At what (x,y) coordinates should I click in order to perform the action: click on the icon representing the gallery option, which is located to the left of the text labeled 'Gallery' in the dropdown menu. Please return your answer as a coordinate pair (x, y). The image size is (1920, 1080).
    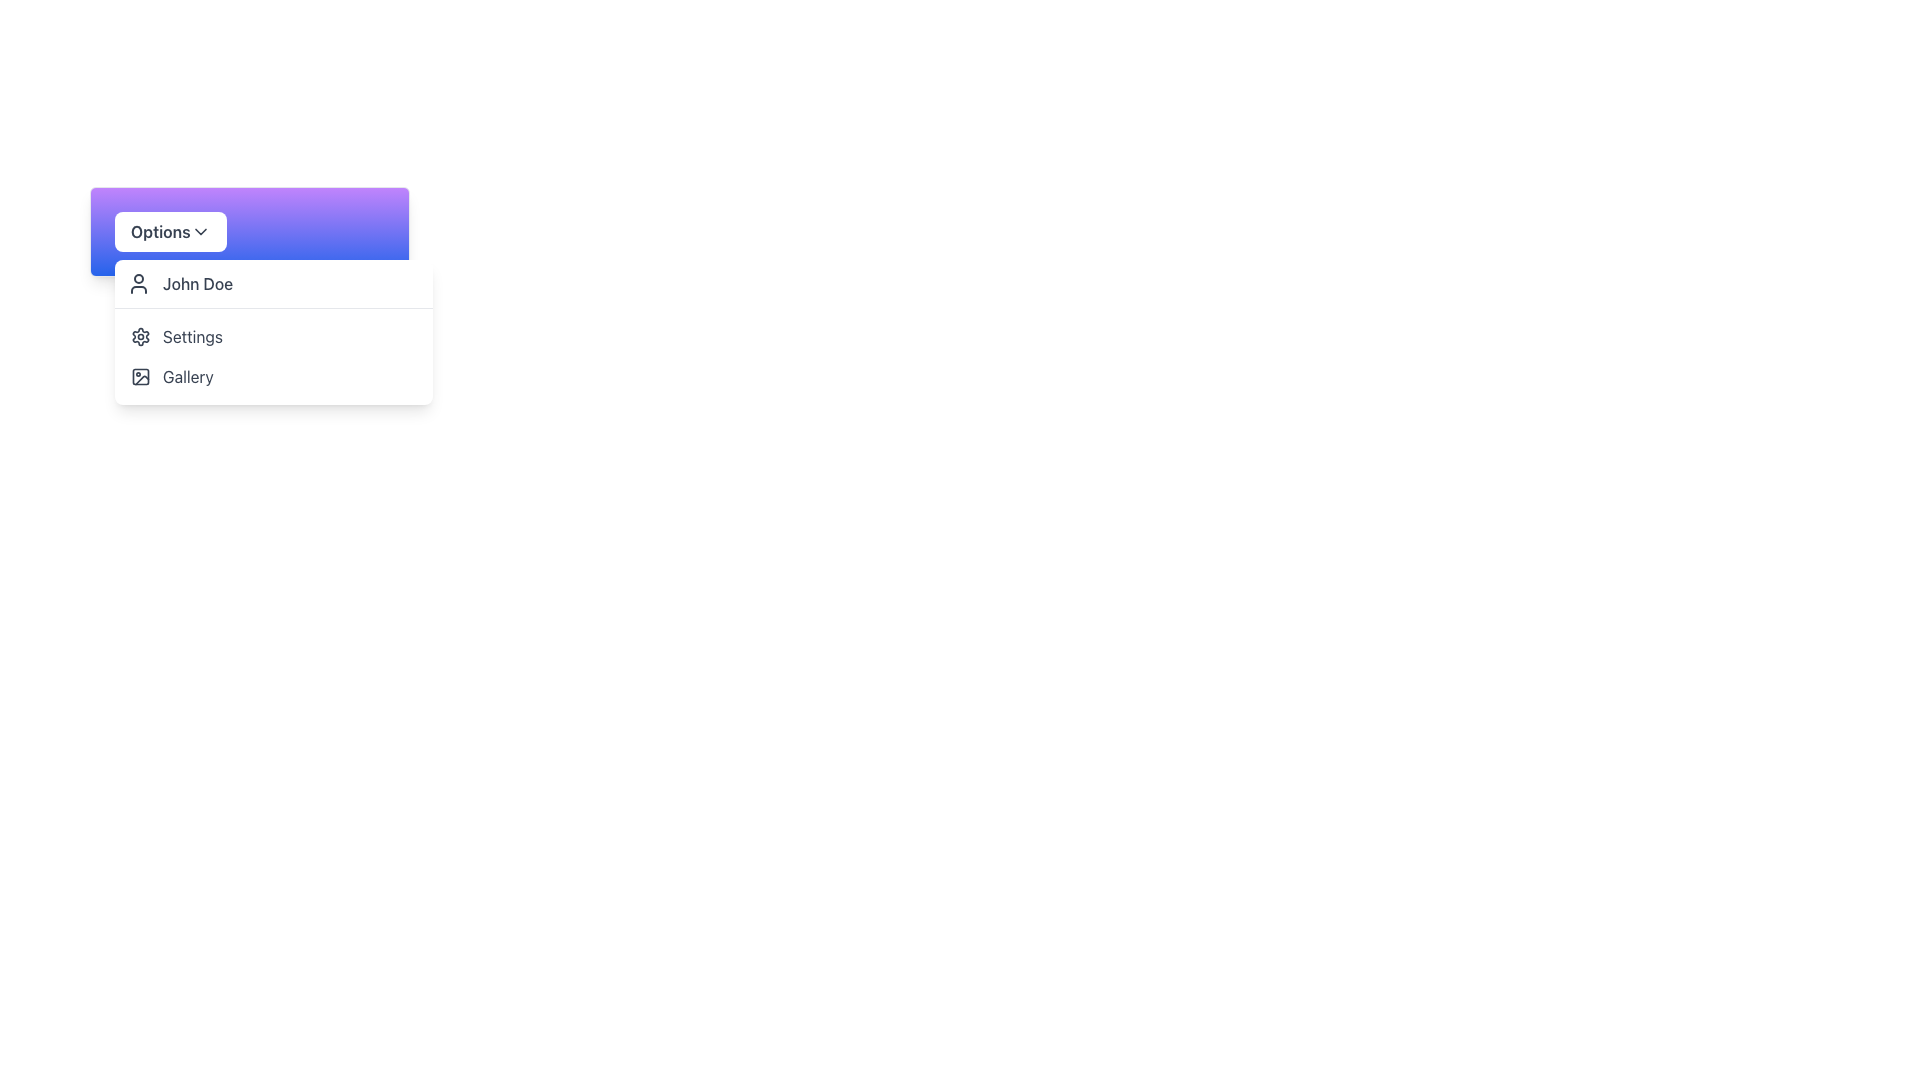
    Looking at the image, I should click on (139, 377).